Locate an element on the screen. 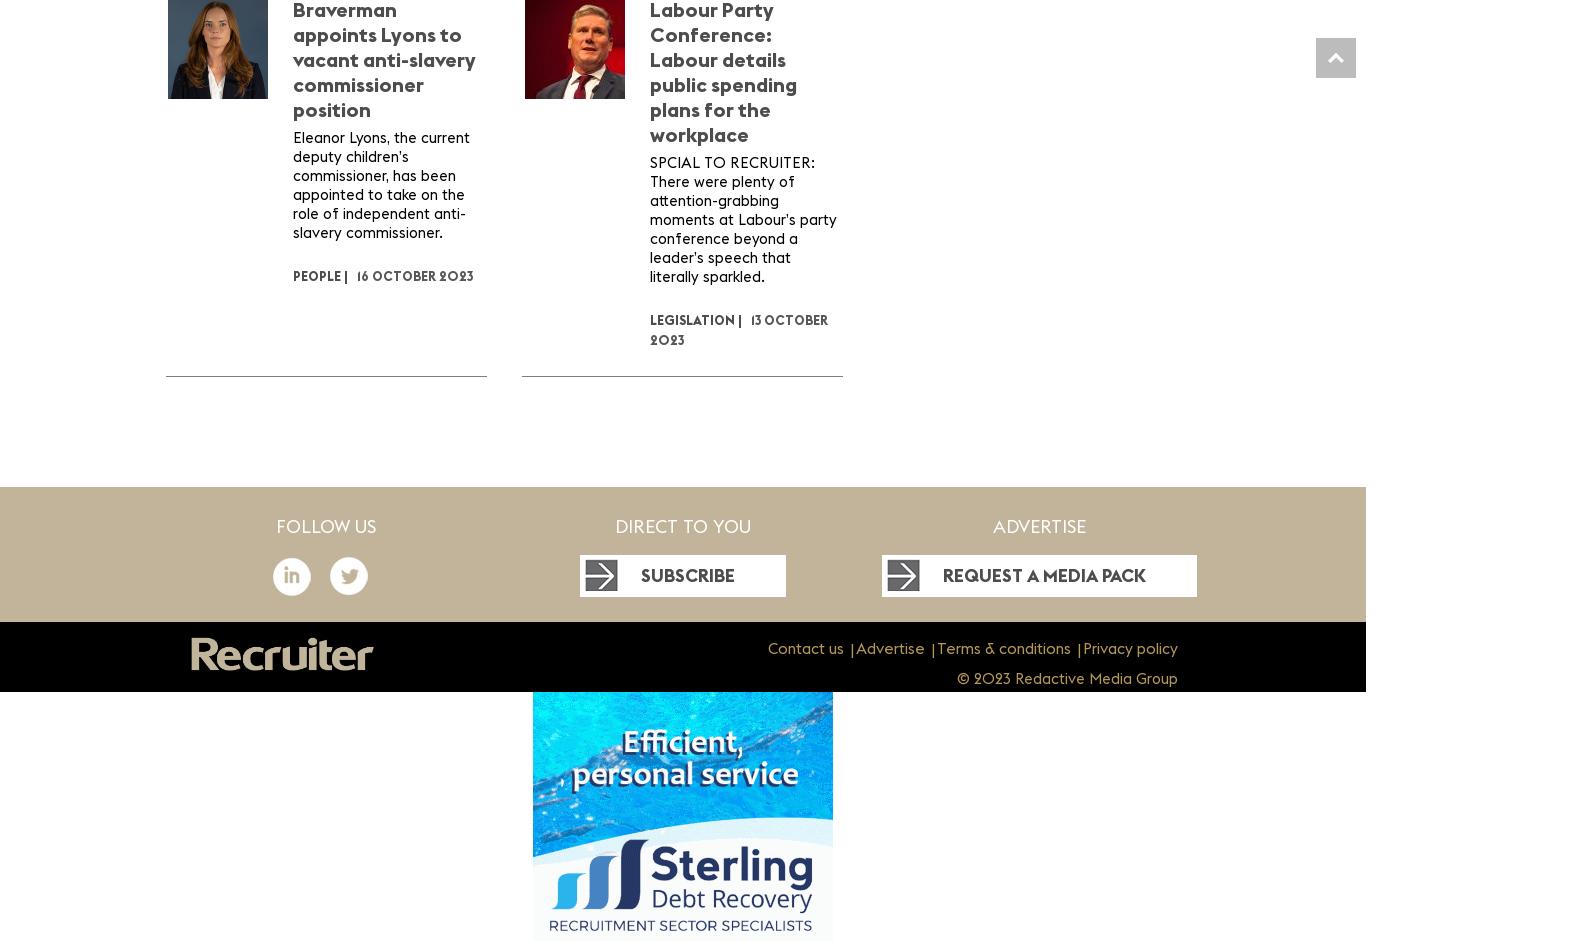  'Request a media pack' is located at coordinates (943, 575).